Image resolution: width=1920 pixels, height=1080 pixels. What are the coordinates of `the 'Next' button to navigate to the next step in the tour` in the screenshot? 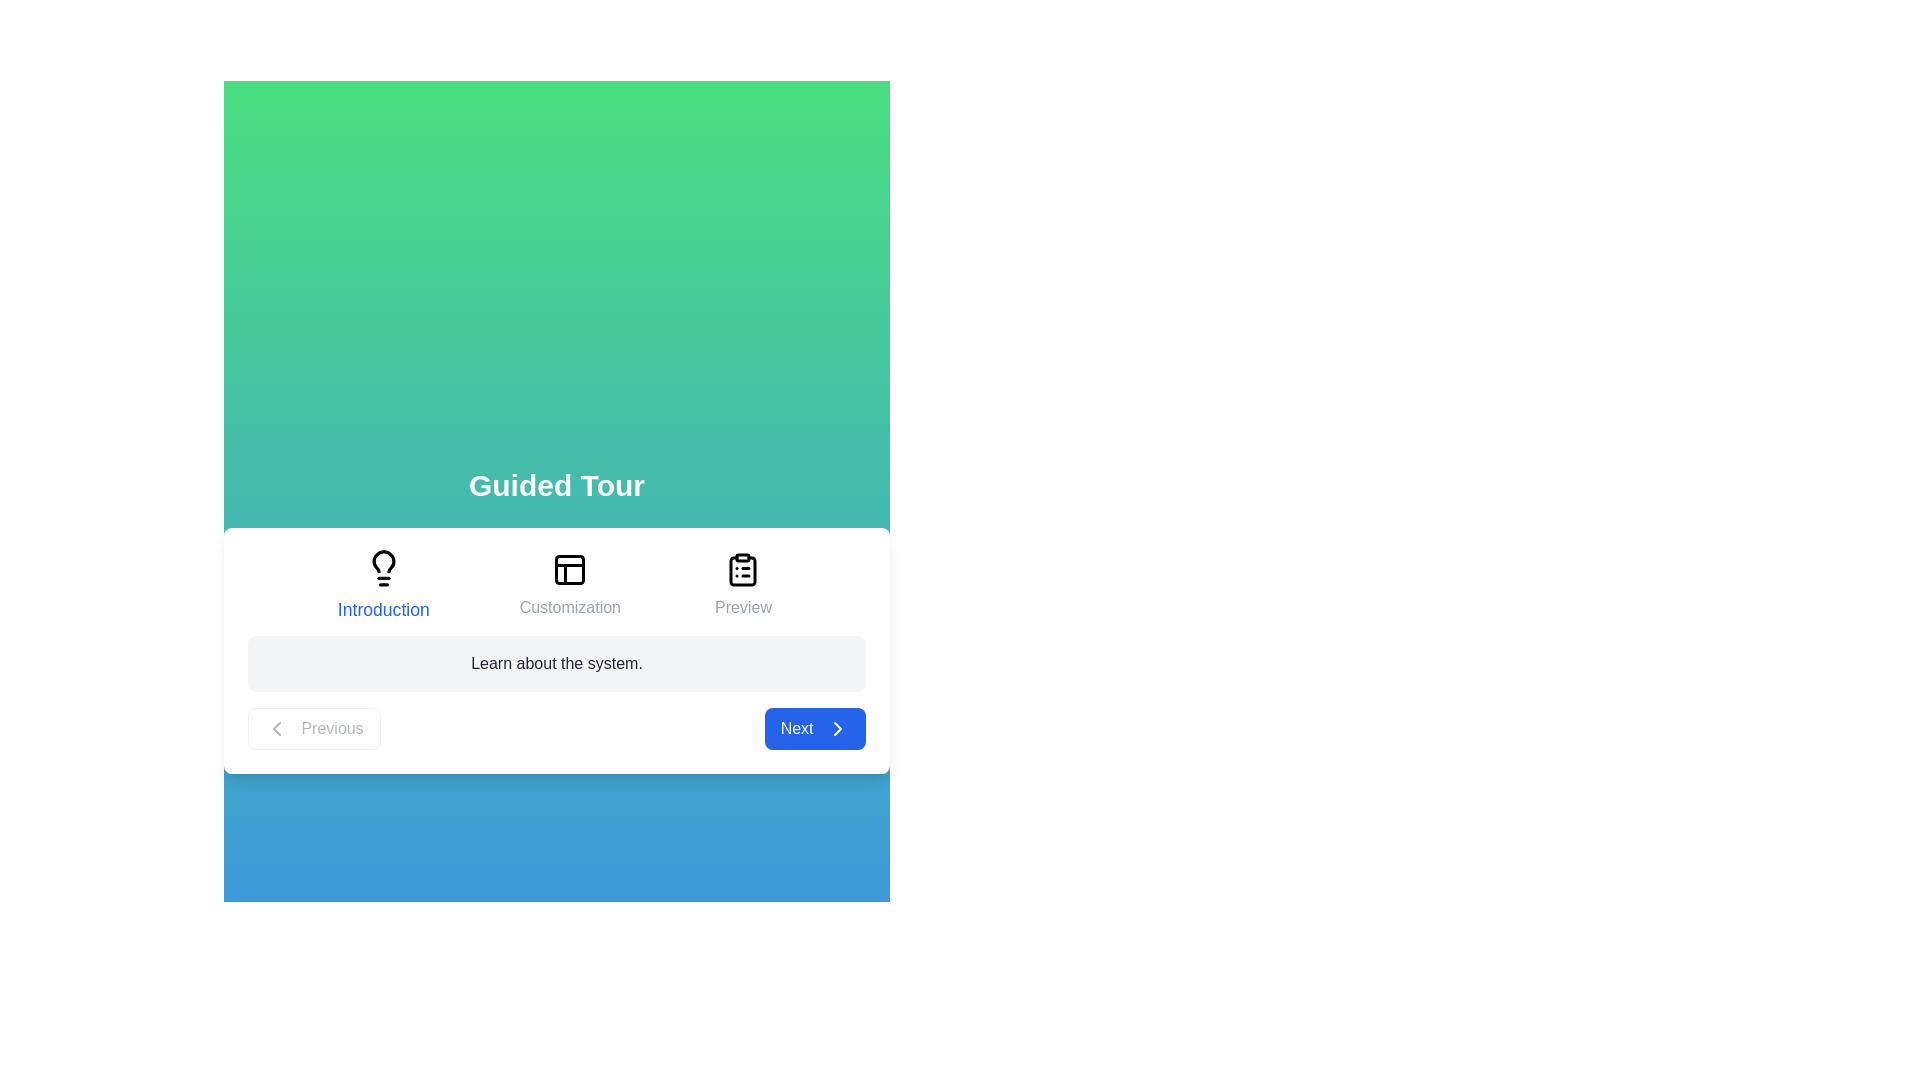 It's located at (815, 729).